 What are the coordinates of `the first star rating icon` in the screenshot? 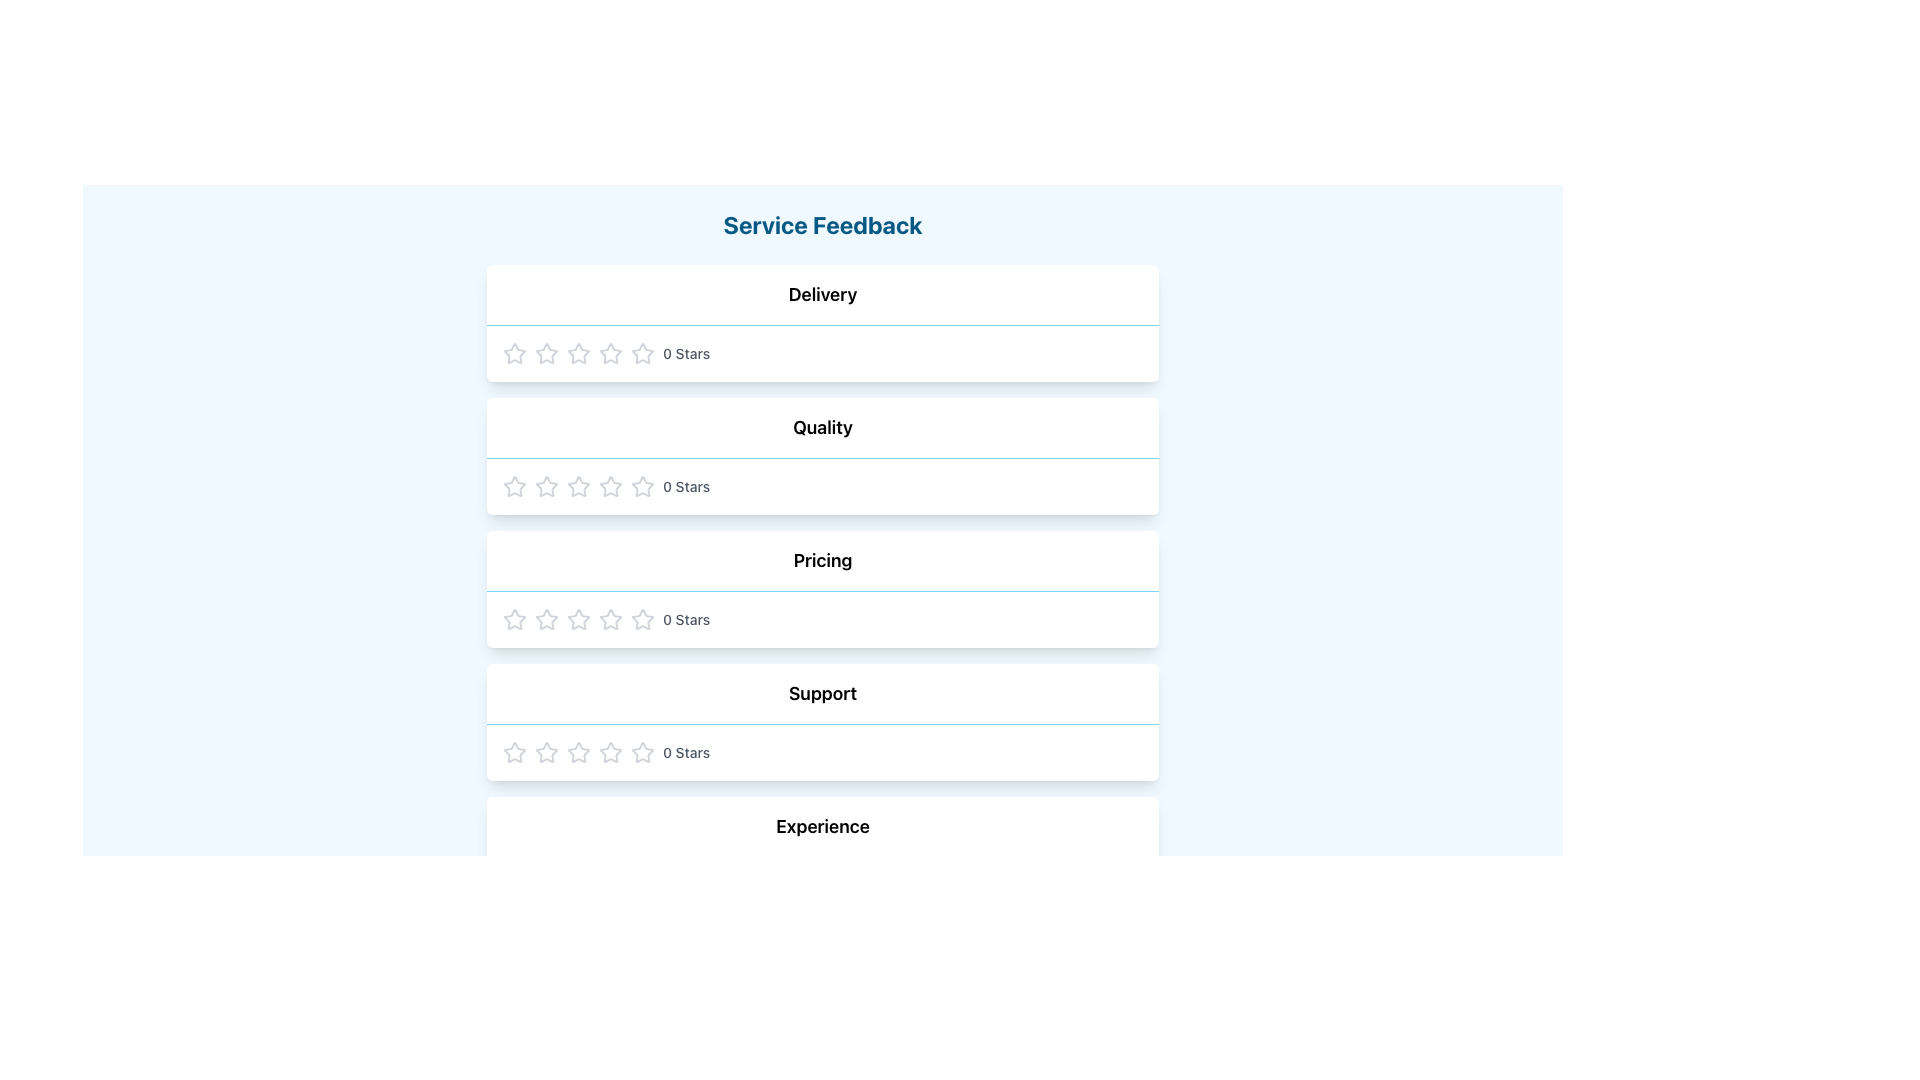 It's located at (578, 618).